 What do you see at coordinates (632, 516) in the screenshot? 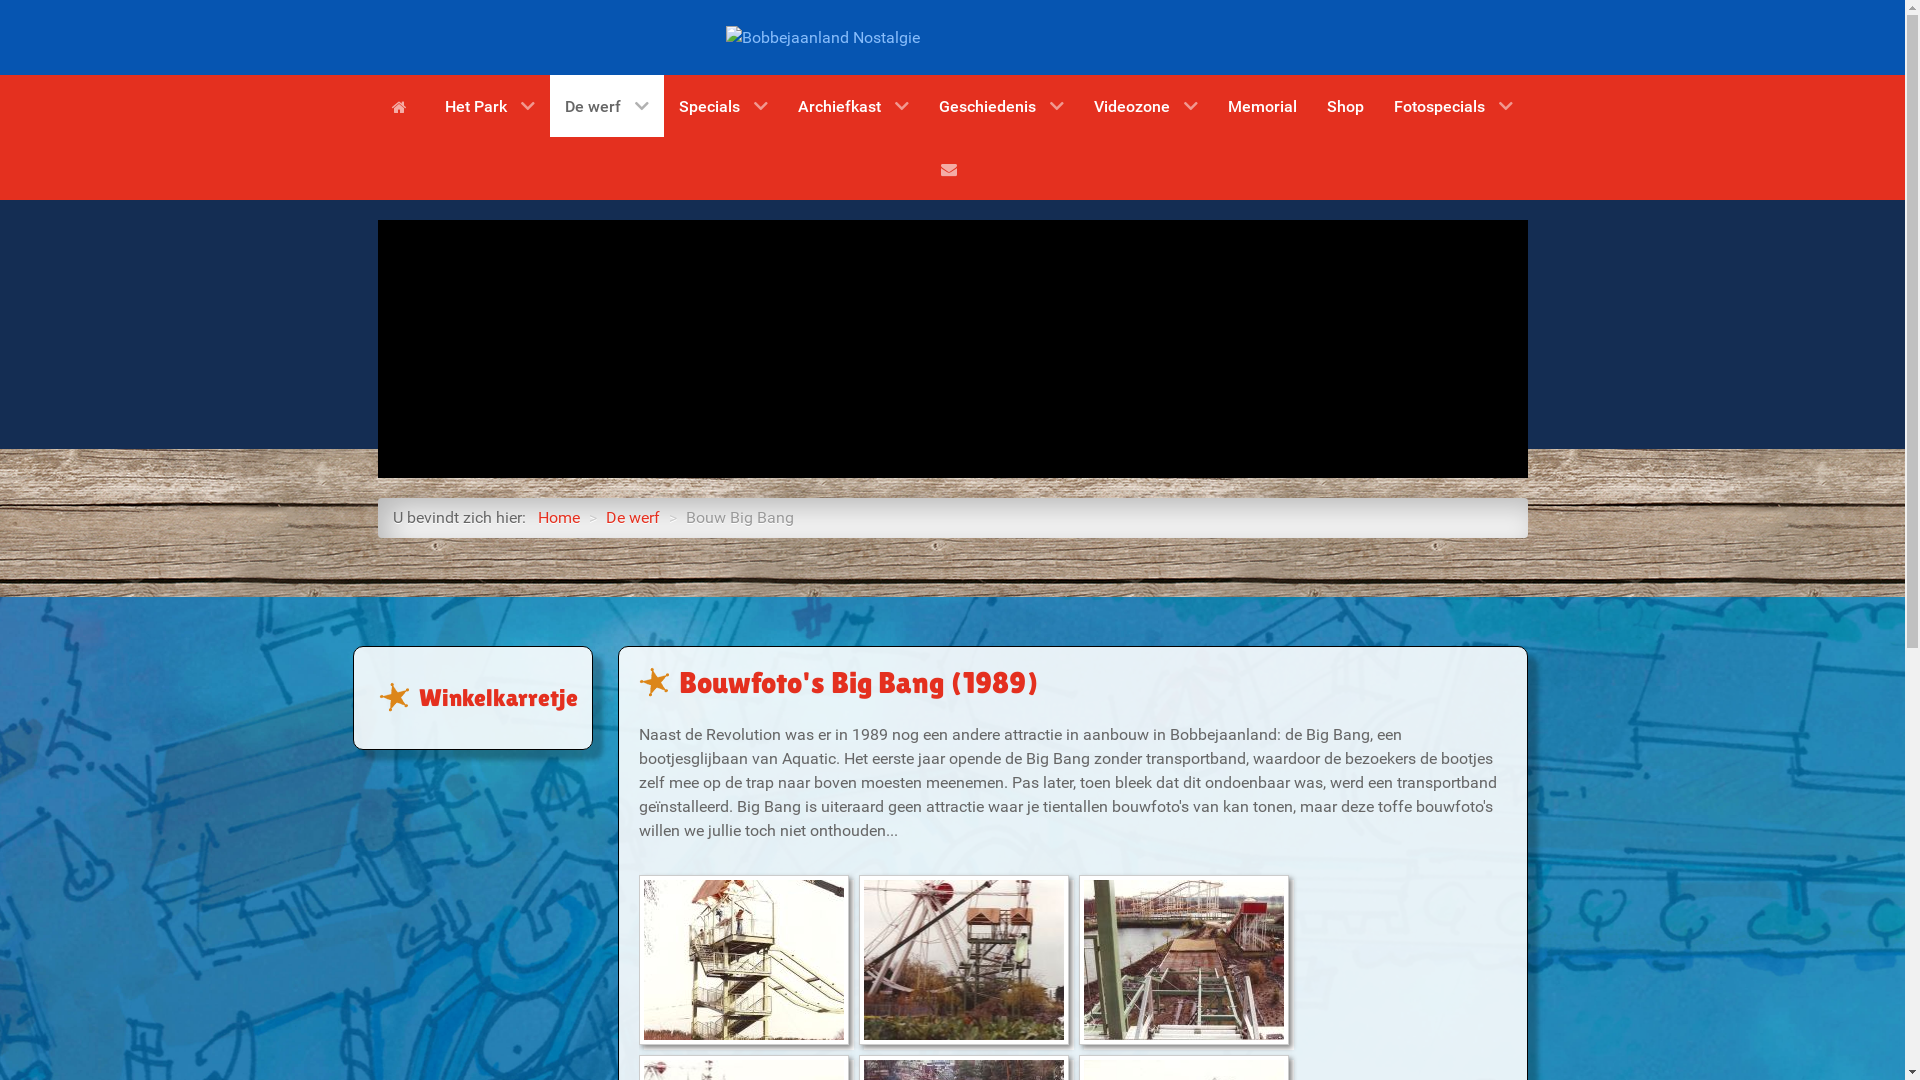
I see `'De werf'` at bounding box center [632, 516].